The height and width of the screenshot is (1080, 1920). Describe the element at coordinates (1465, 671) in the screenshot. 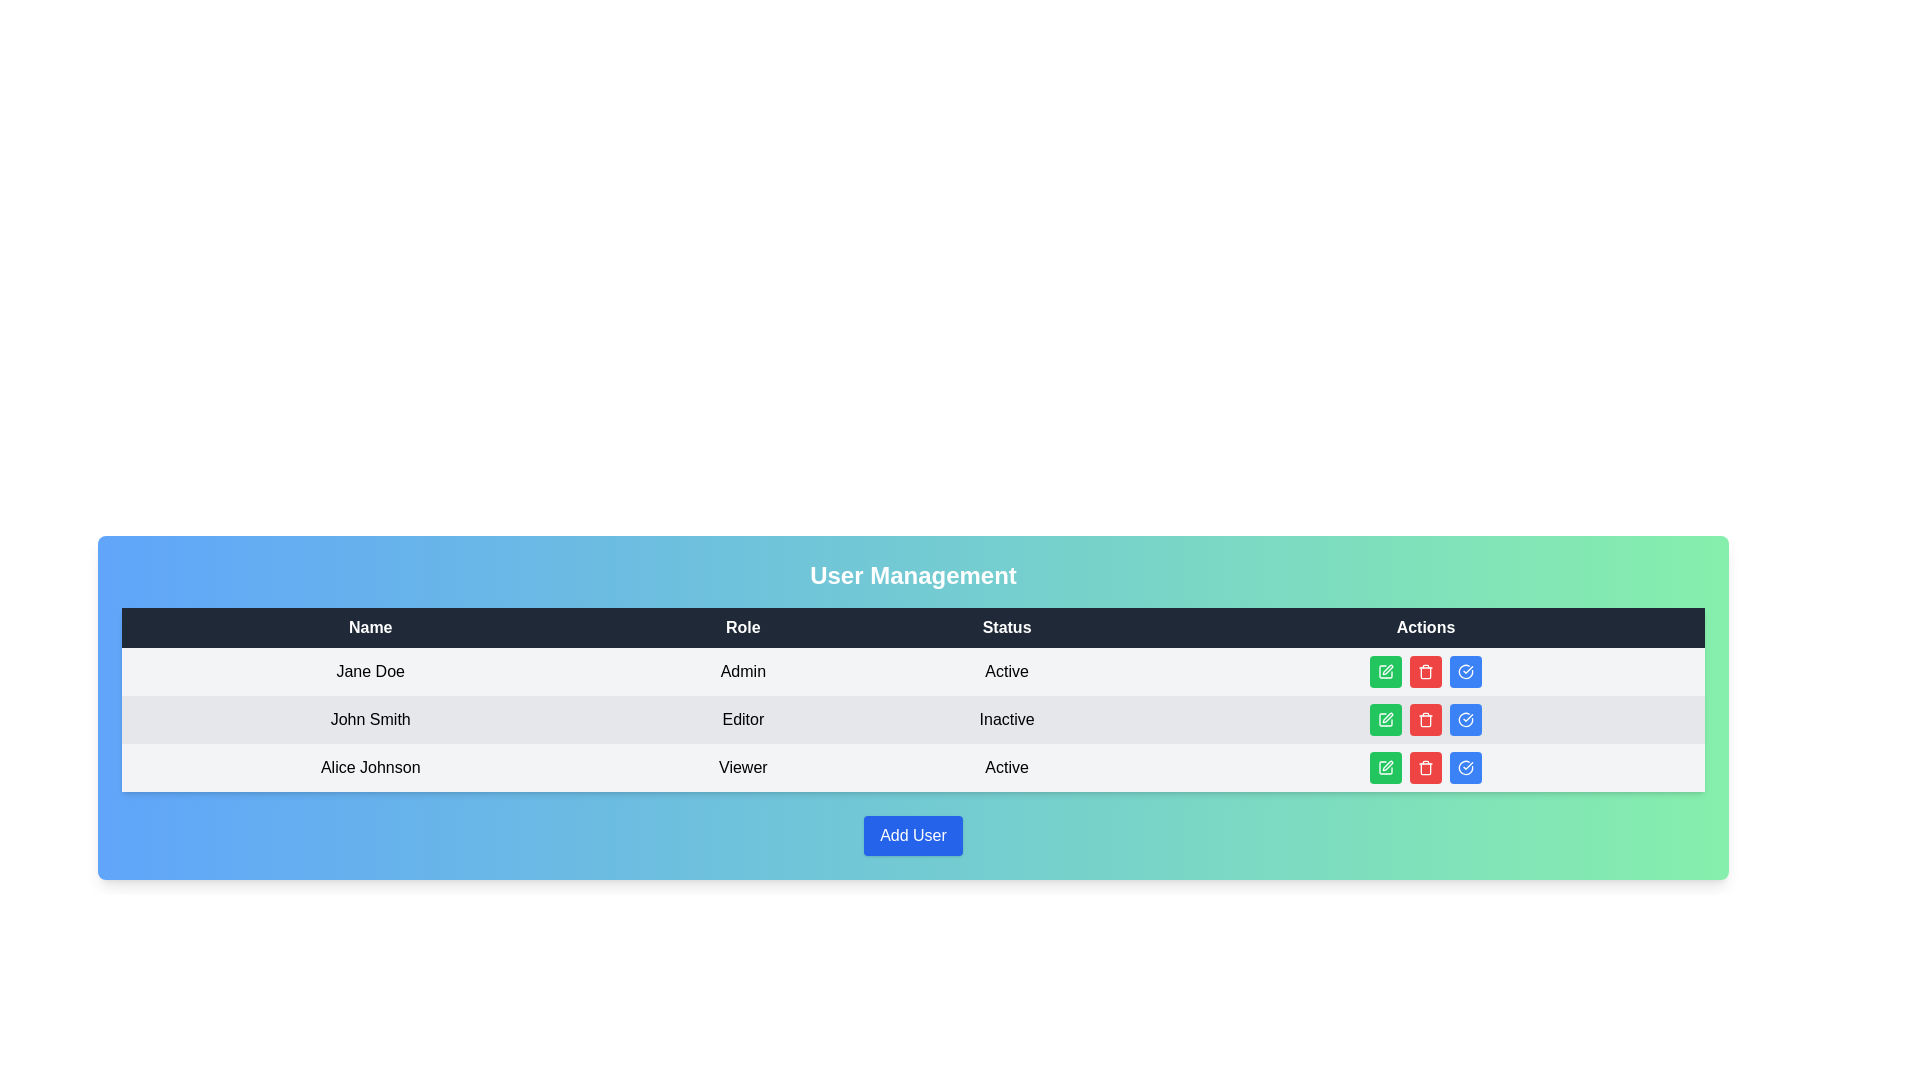

I see `the circular confirmation icon button located in the 'Actions' column of the user management table for user 'Alice Johnson'` at that location.